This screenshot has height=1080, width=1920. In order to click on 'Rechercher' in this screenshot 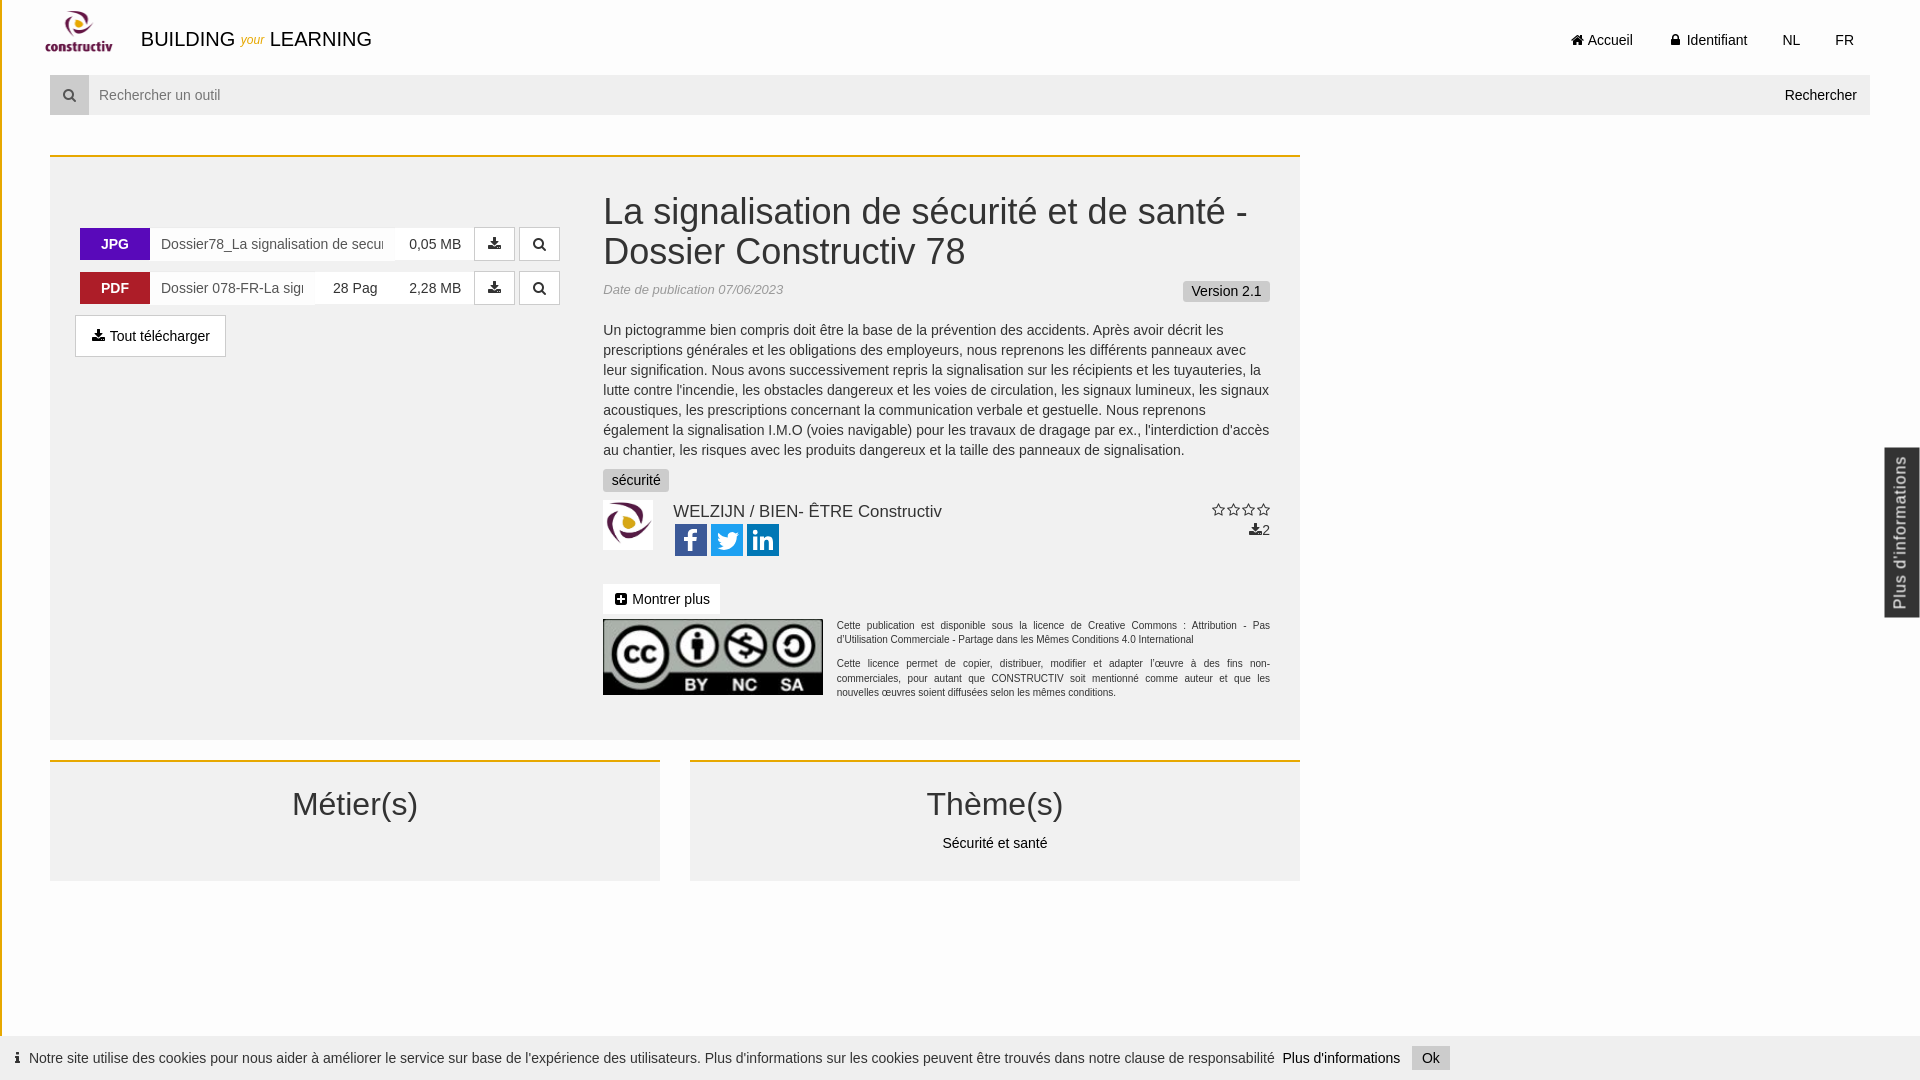, I will do `click(1820, 95)`.